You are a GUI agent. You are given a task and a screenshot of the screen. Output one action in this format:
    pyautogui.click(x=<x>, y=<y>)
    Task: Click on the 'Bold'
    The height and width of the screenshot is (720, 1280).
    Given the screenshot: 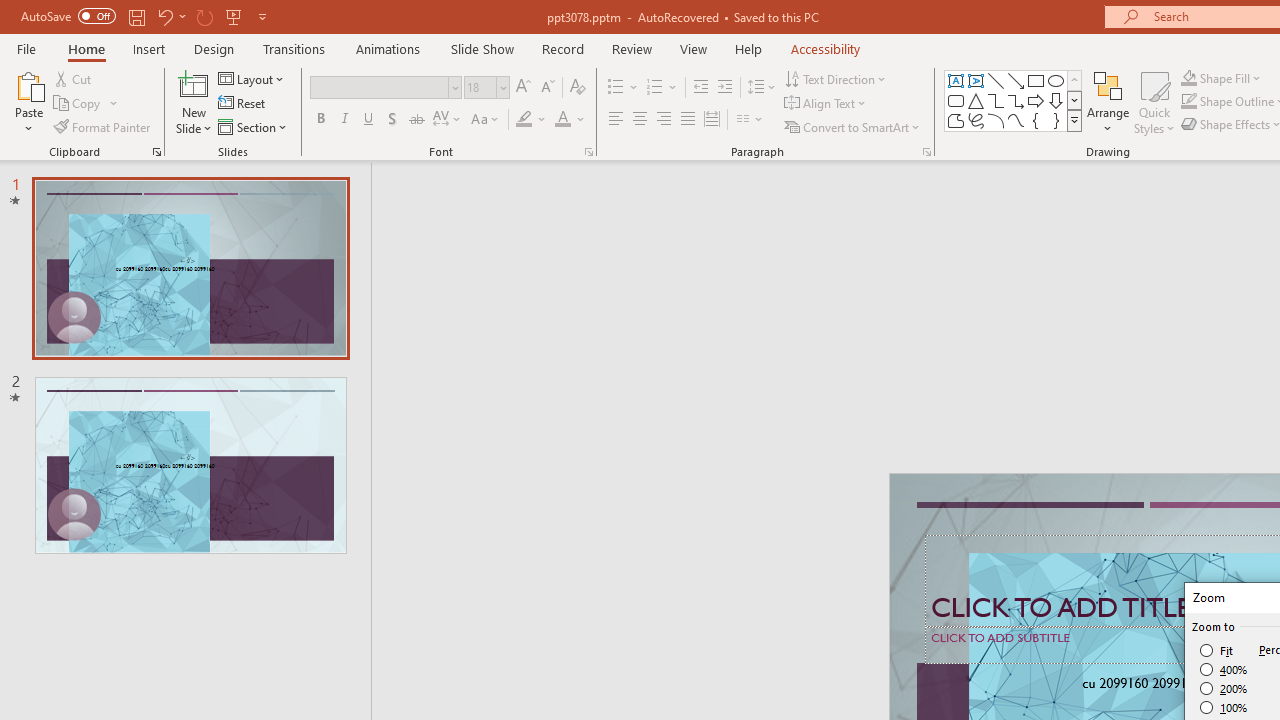 What is the action you would take?
    pyautogui.click(x=320, y=119)
    